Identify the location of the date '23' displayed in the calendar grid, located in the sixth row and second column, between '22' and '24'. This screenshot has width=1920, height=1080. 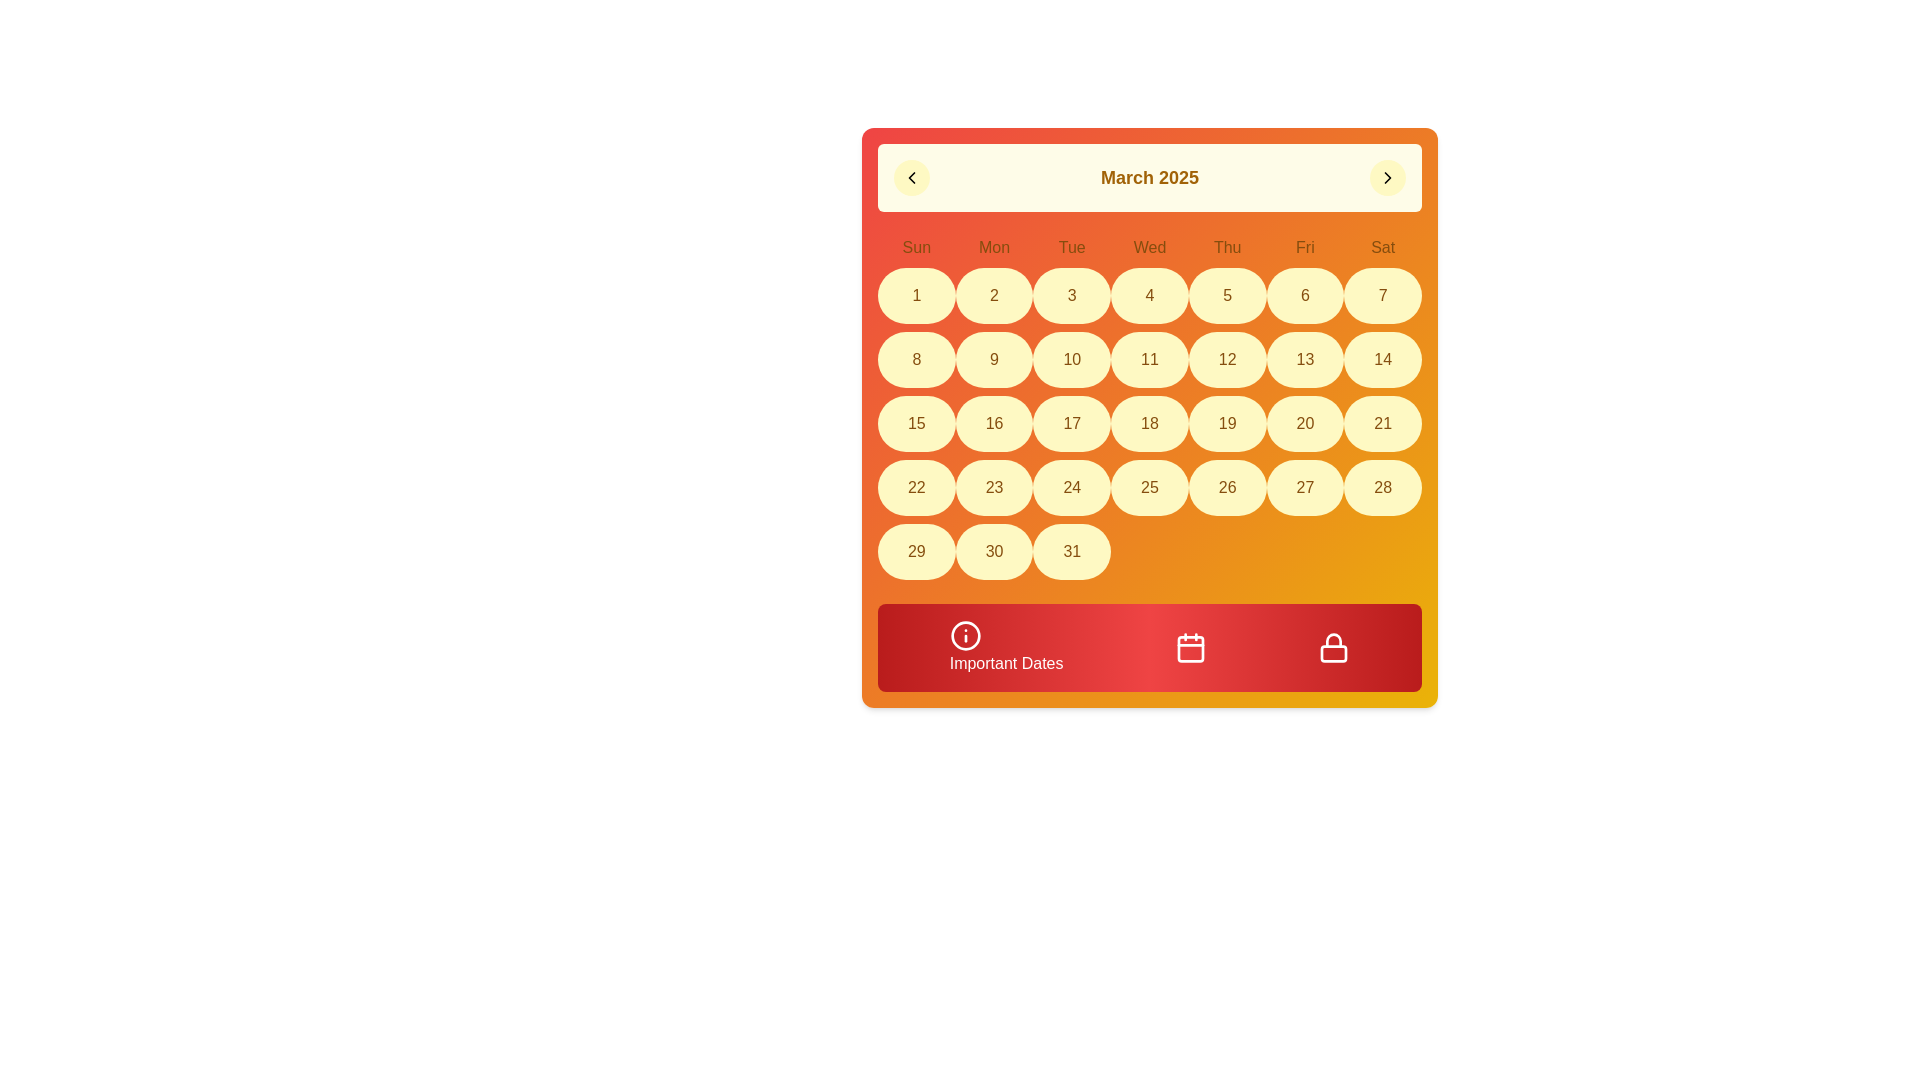
(994, 488).